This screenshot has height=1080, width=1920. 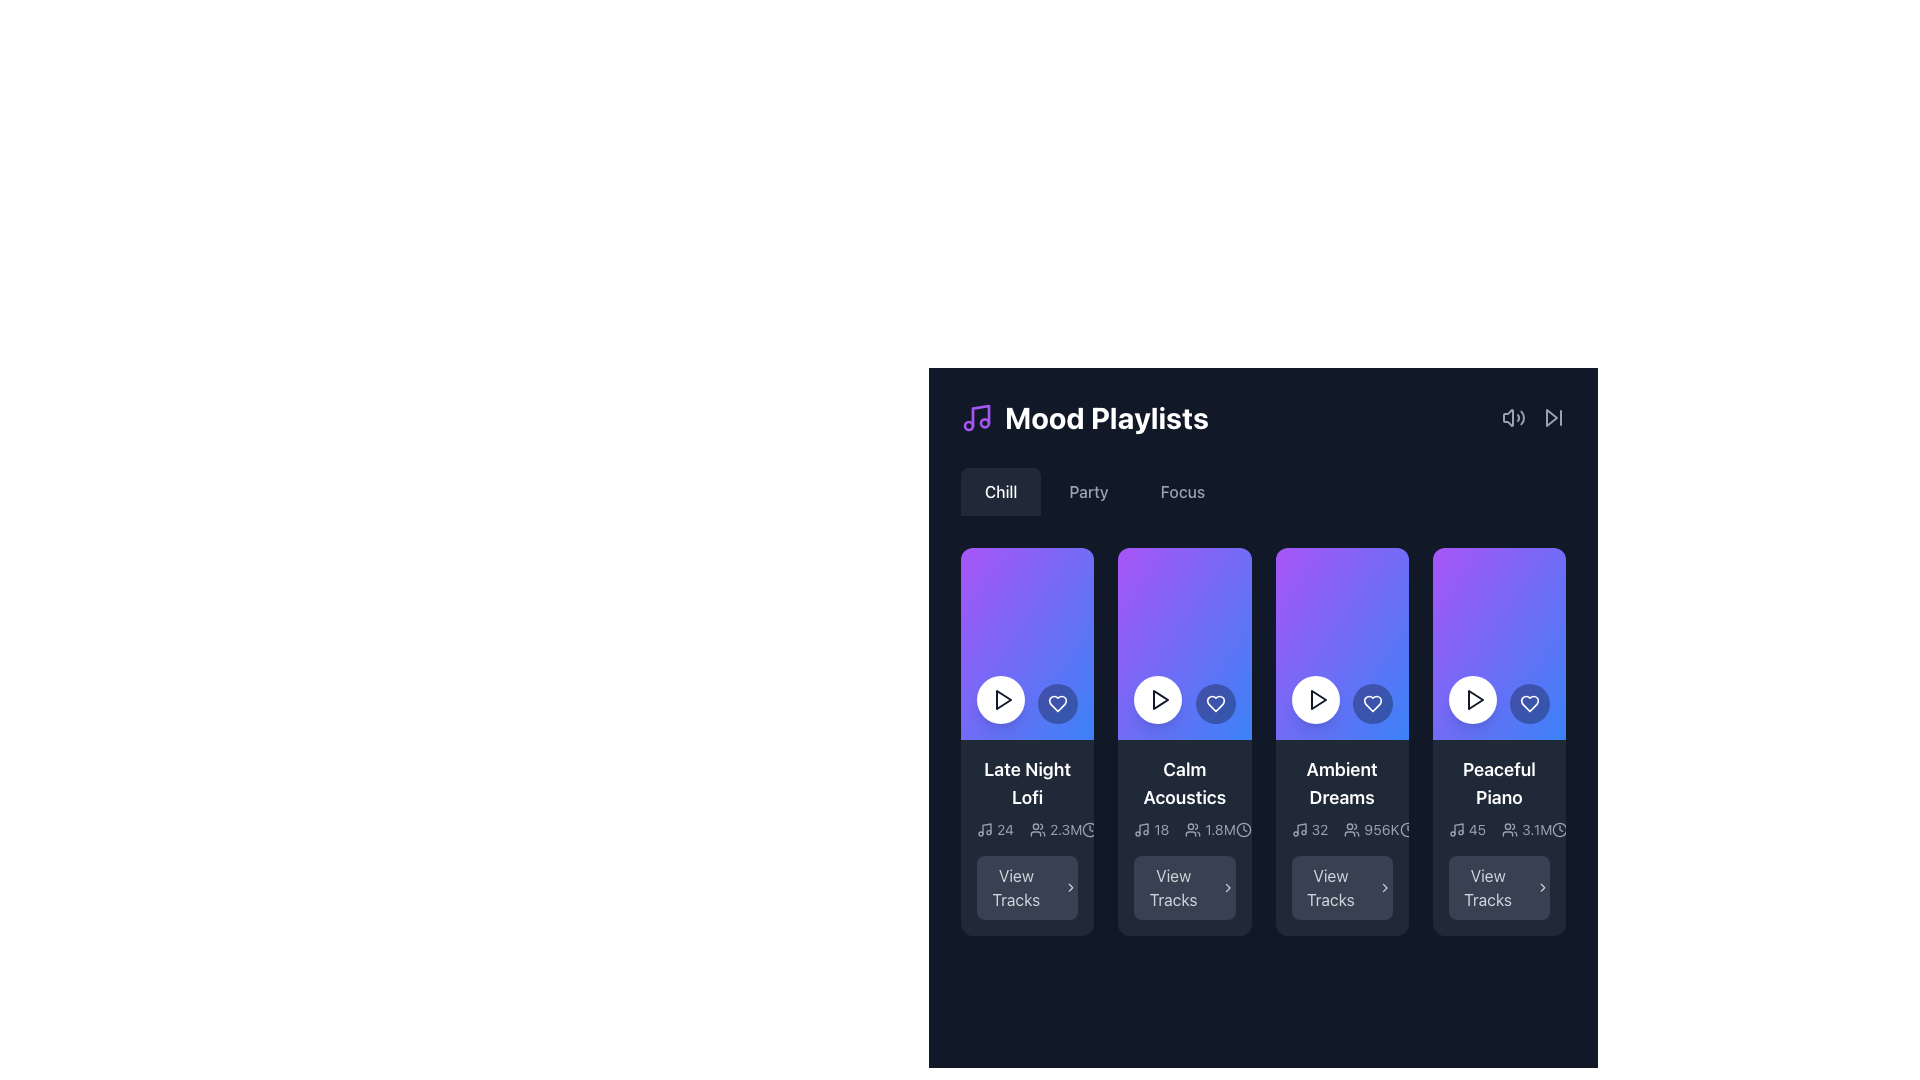 What do you see at coordinates (1001, 492) in the screenshot?
I see `the first button in the mood playlist section, labeled 'Chill'` at bounding box center [1001, 492].